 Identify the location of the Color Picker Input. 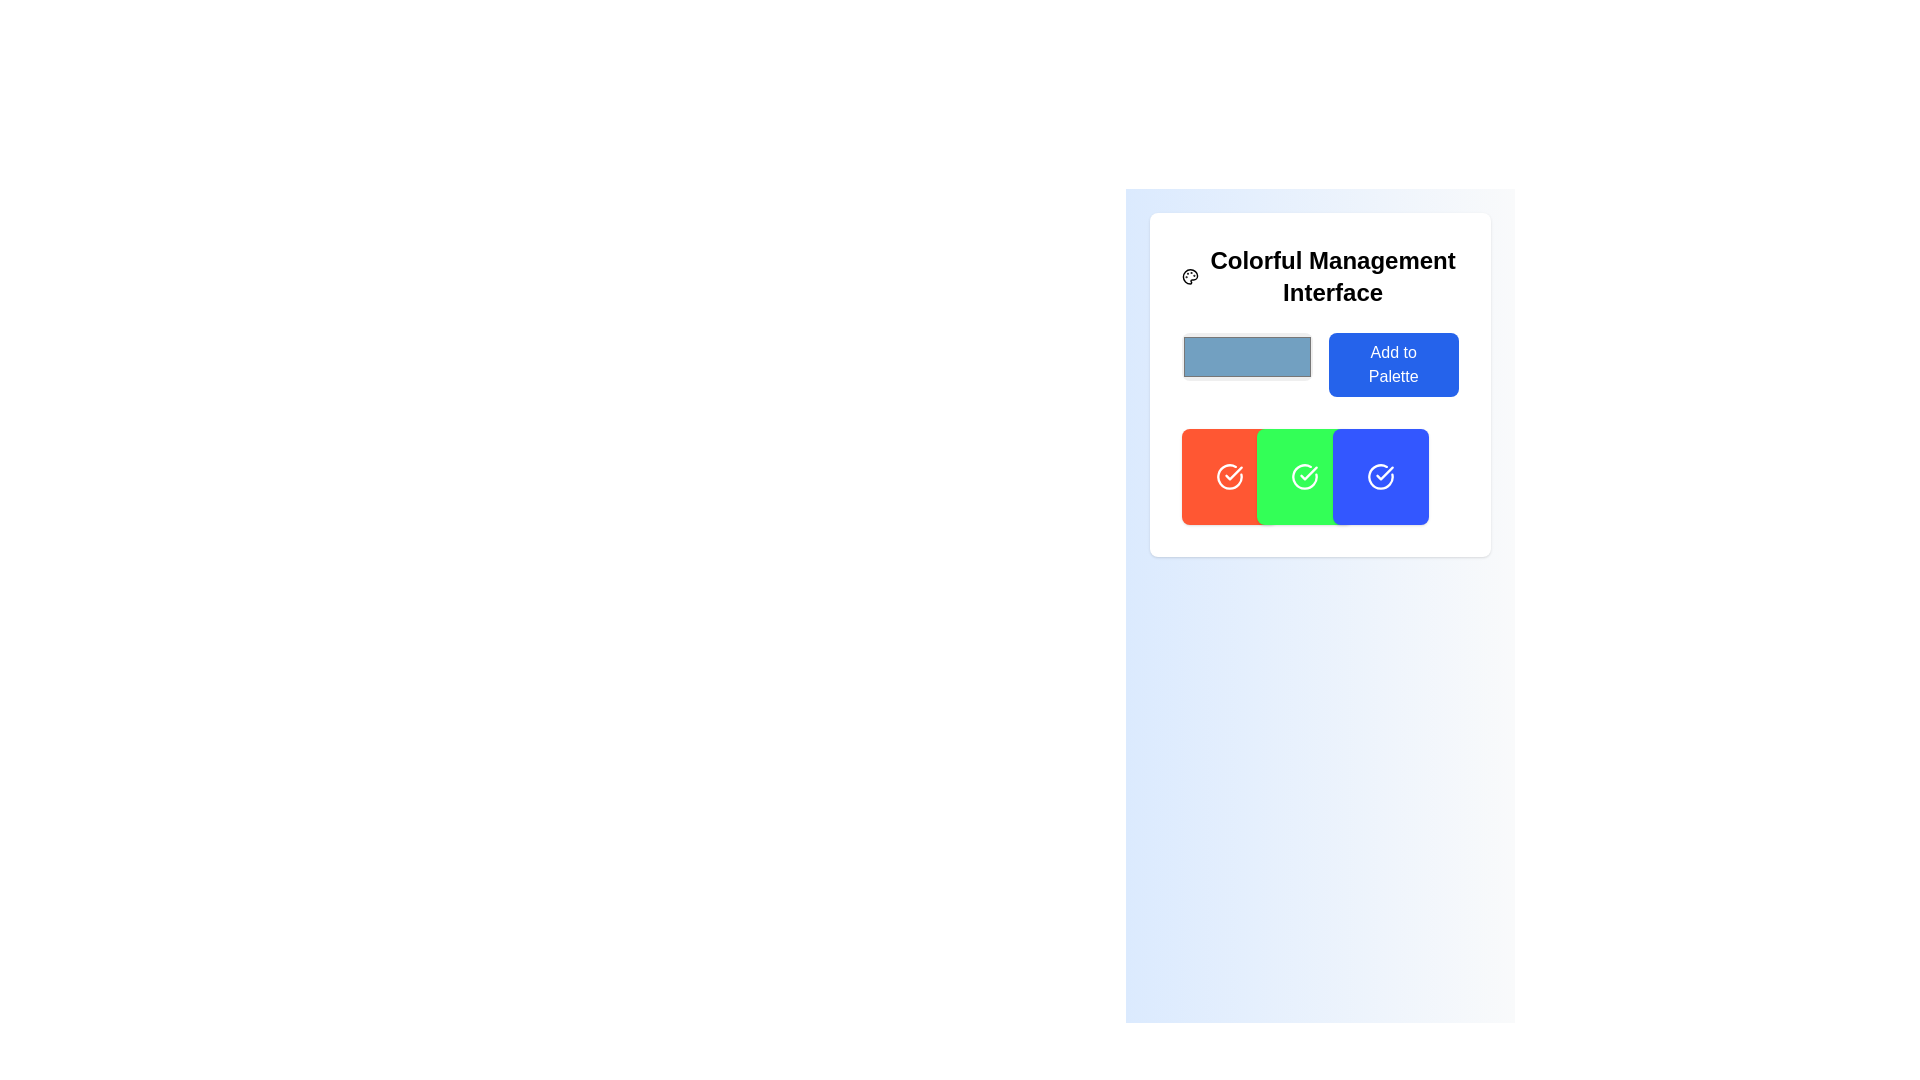
(1246, 356).